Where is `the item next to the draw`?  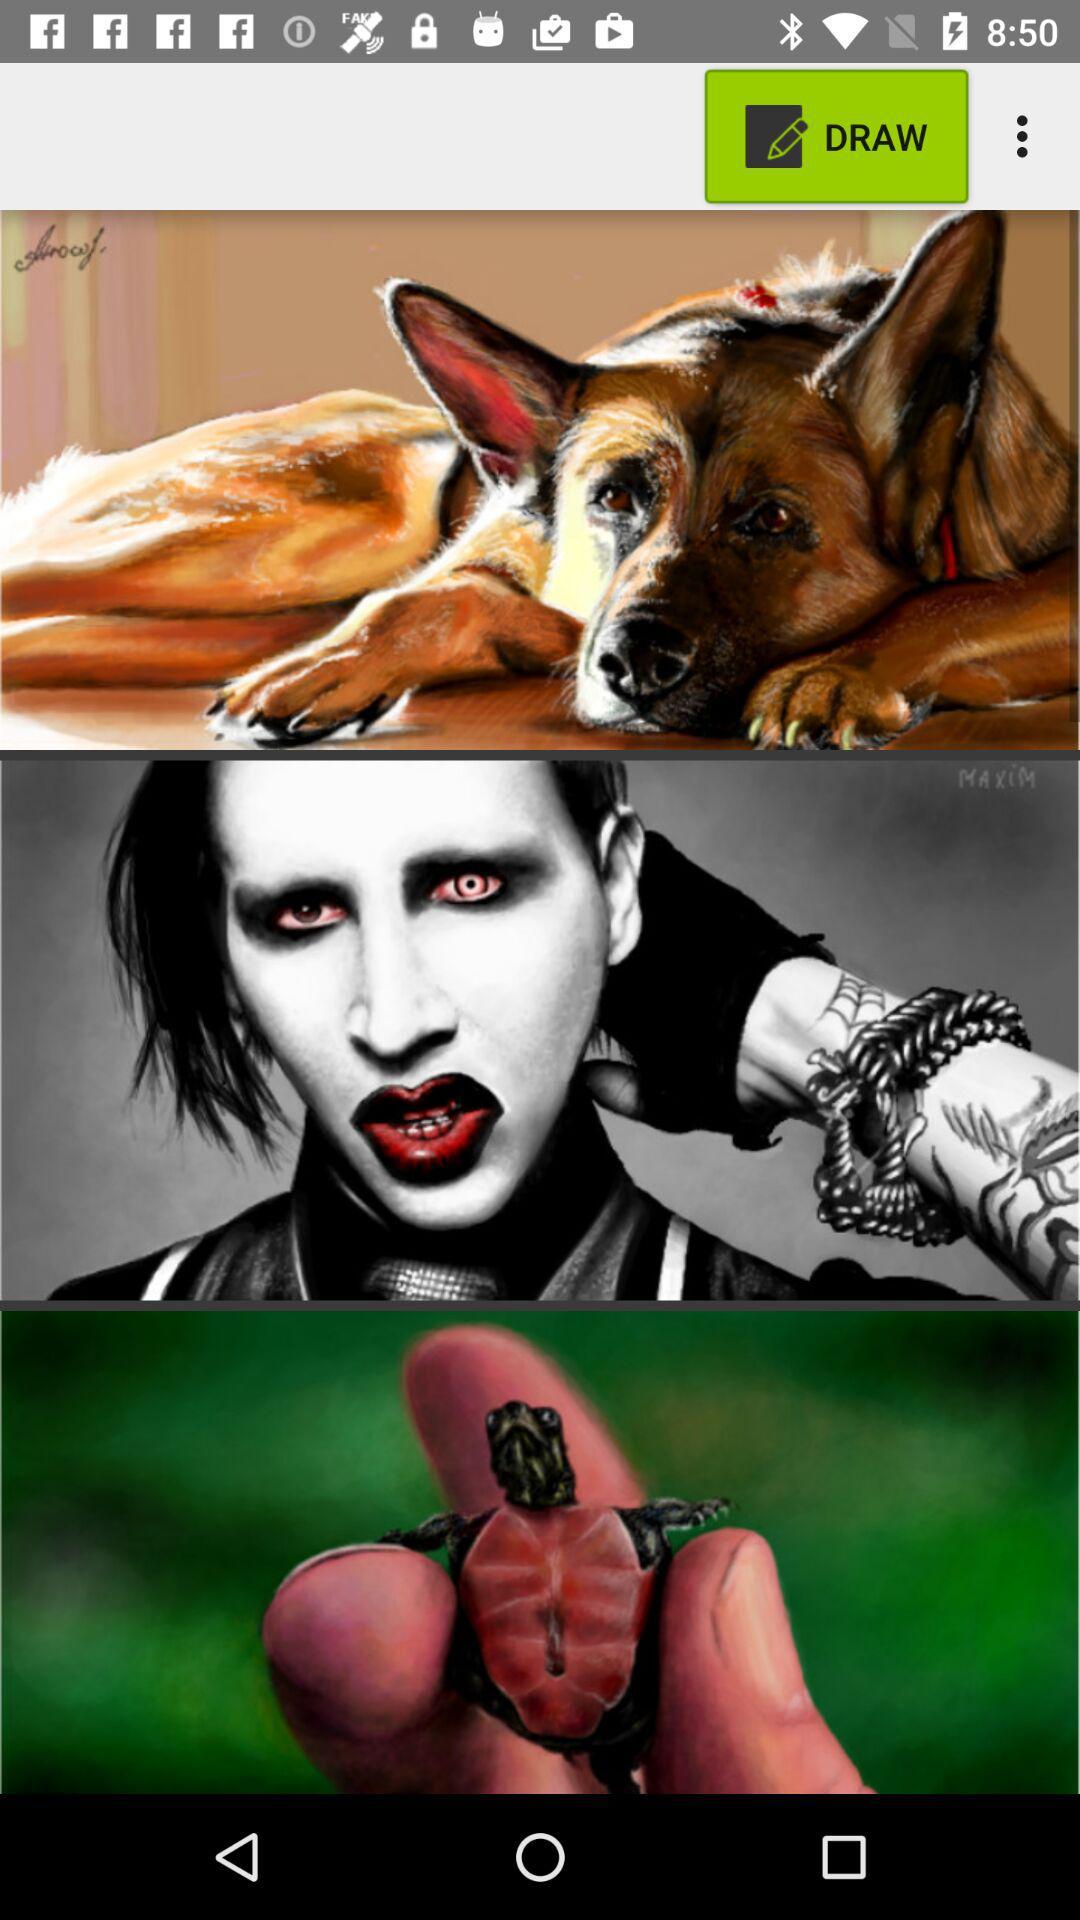 the item next to the draw is located at coordinates (1027, 135).